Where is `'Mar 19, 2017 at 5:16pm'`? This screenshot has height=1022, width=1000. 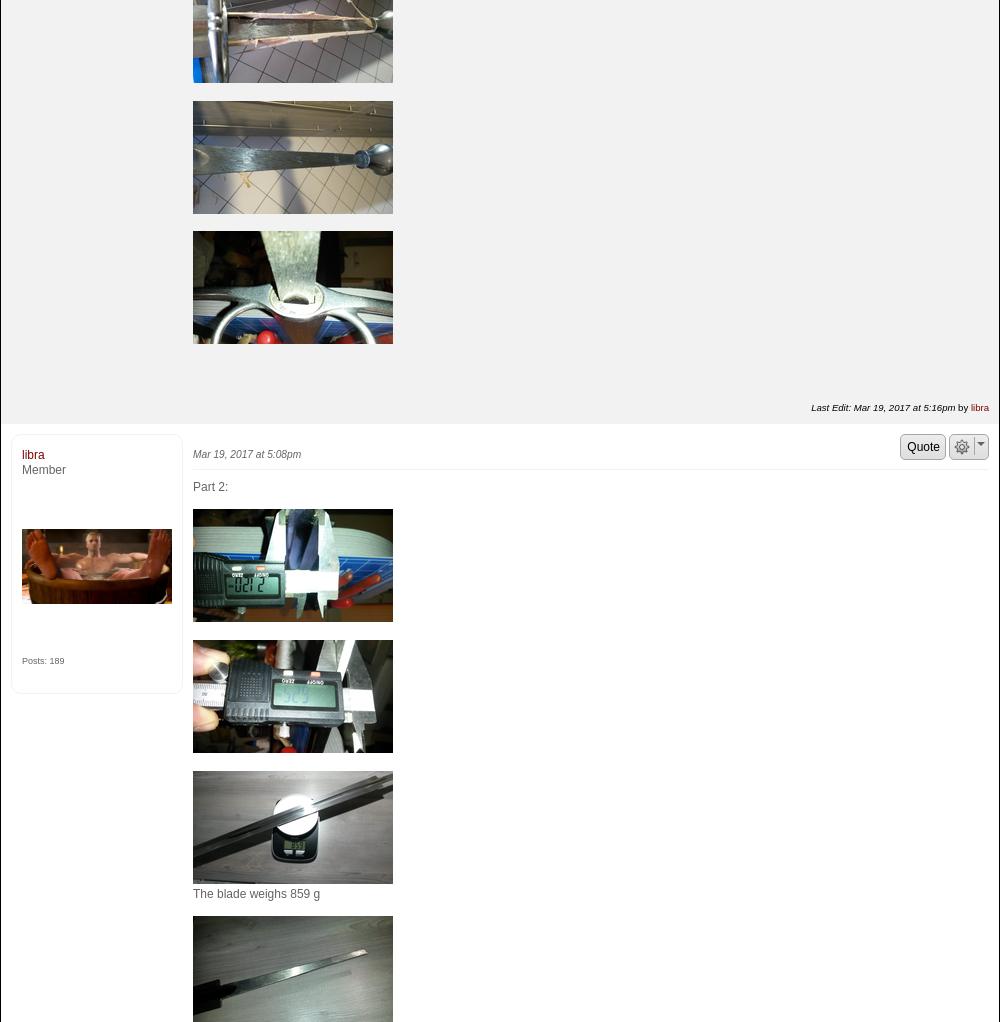
'Mar 19, 2017 at 5:16pm' is located at coordinates (904, 407).